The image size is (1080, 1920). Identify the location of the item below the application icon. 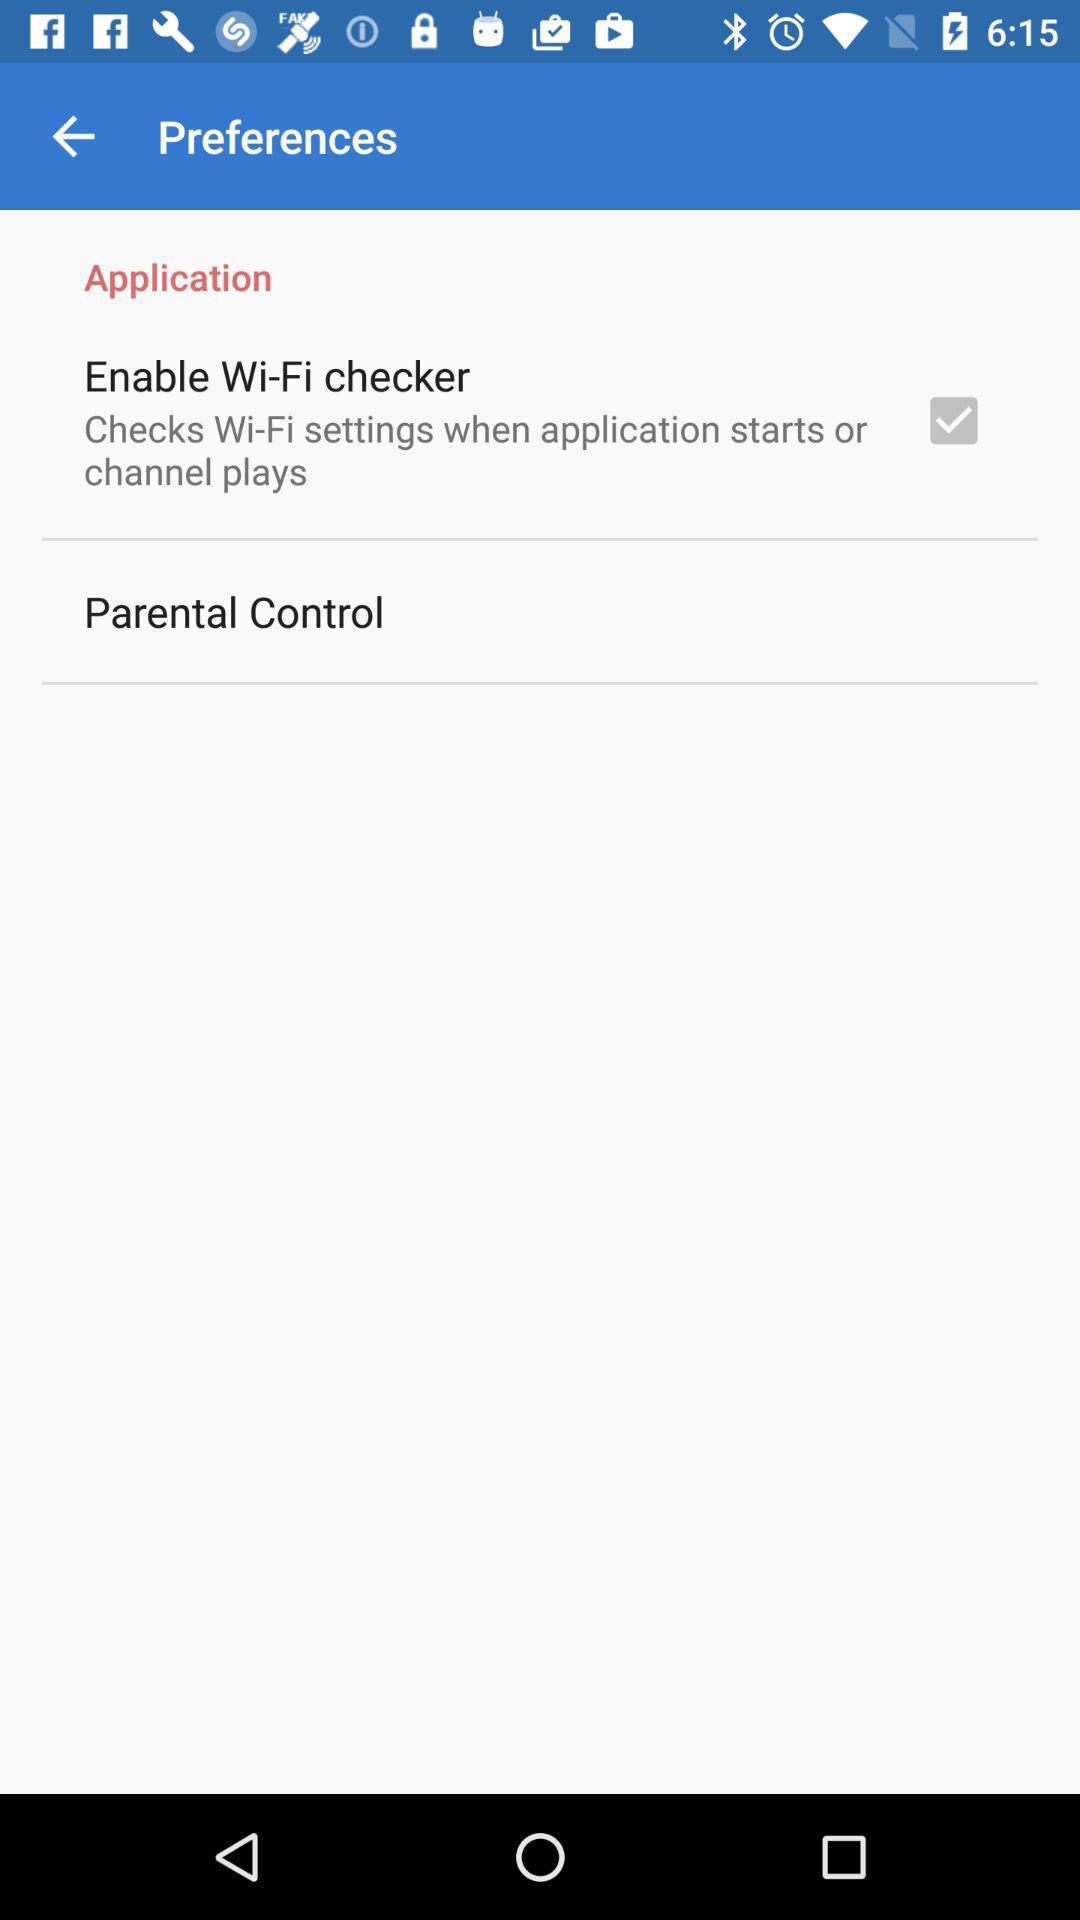
(952, 419).